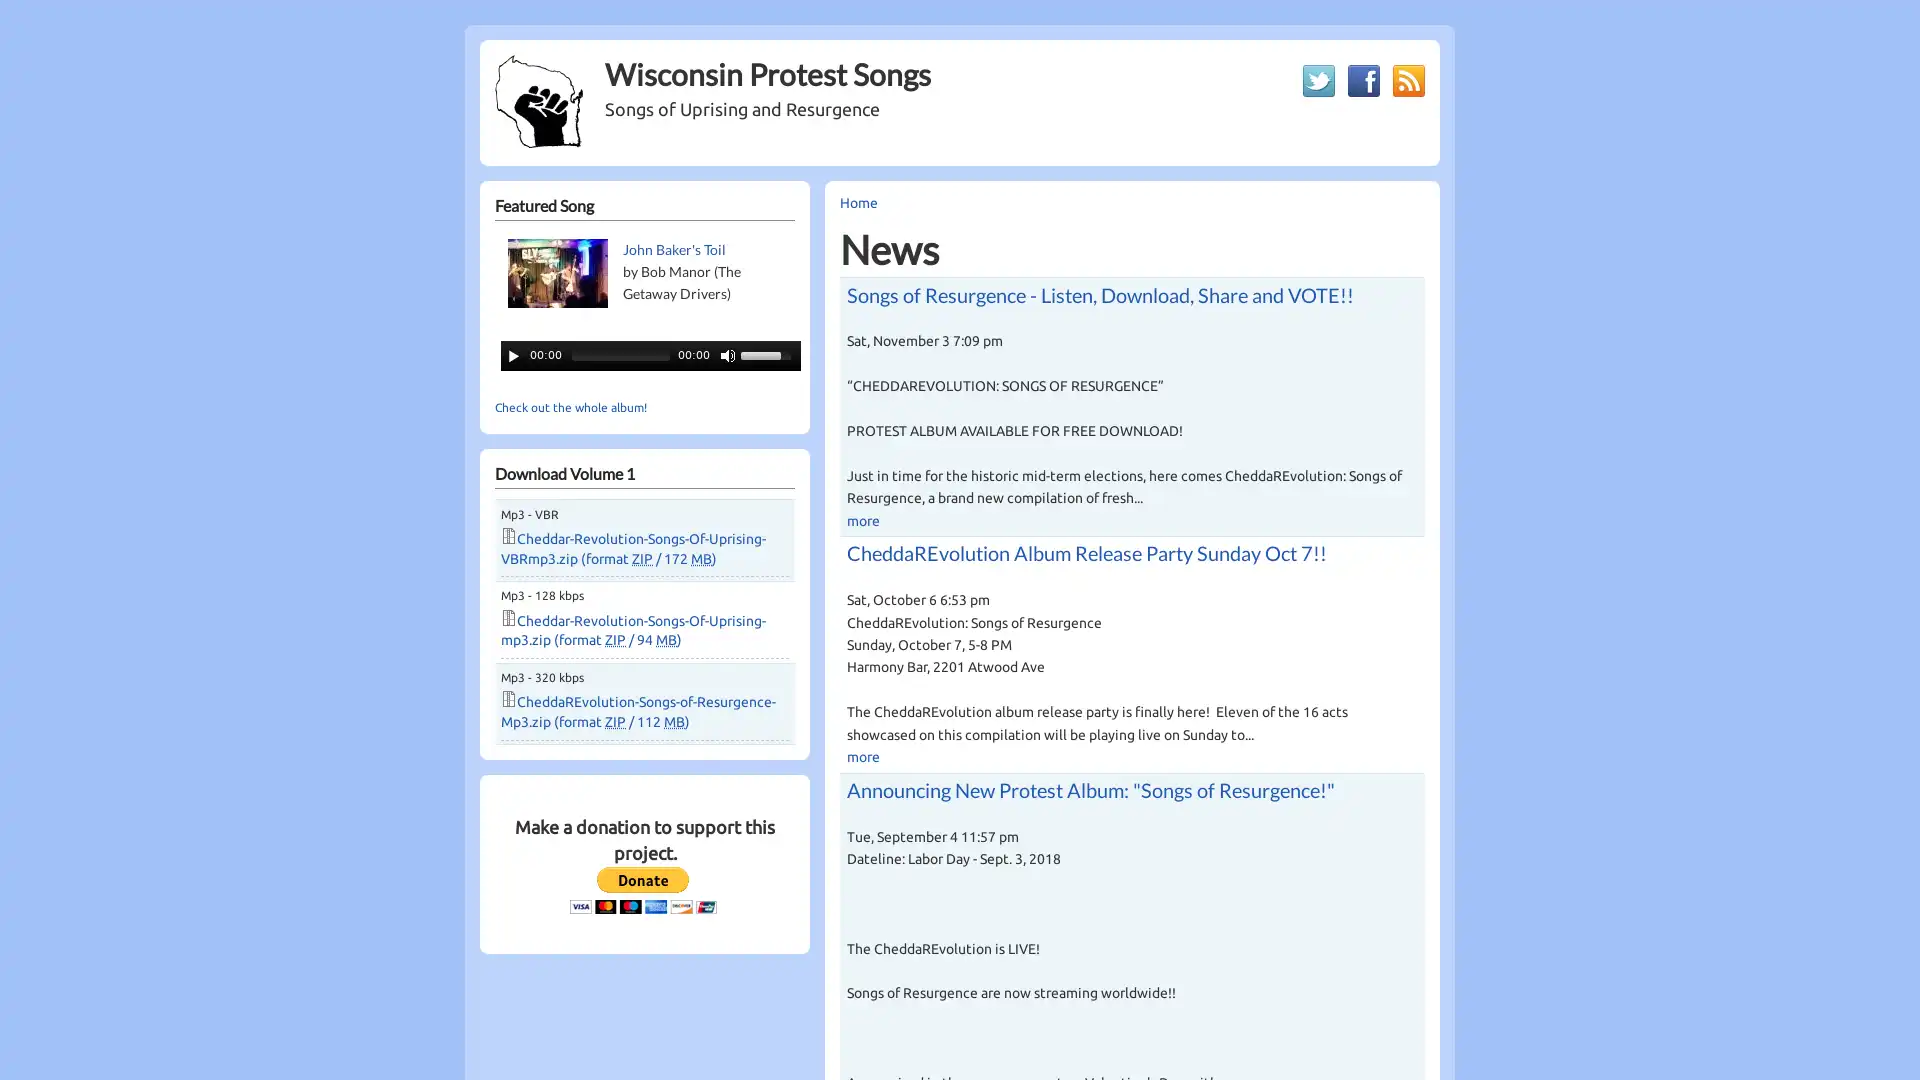  What do you see at coordinates (642, 889) in the screenshot?
I see `PayPal - The safer, easier way to pay online!` at bounding box center [642, 889].